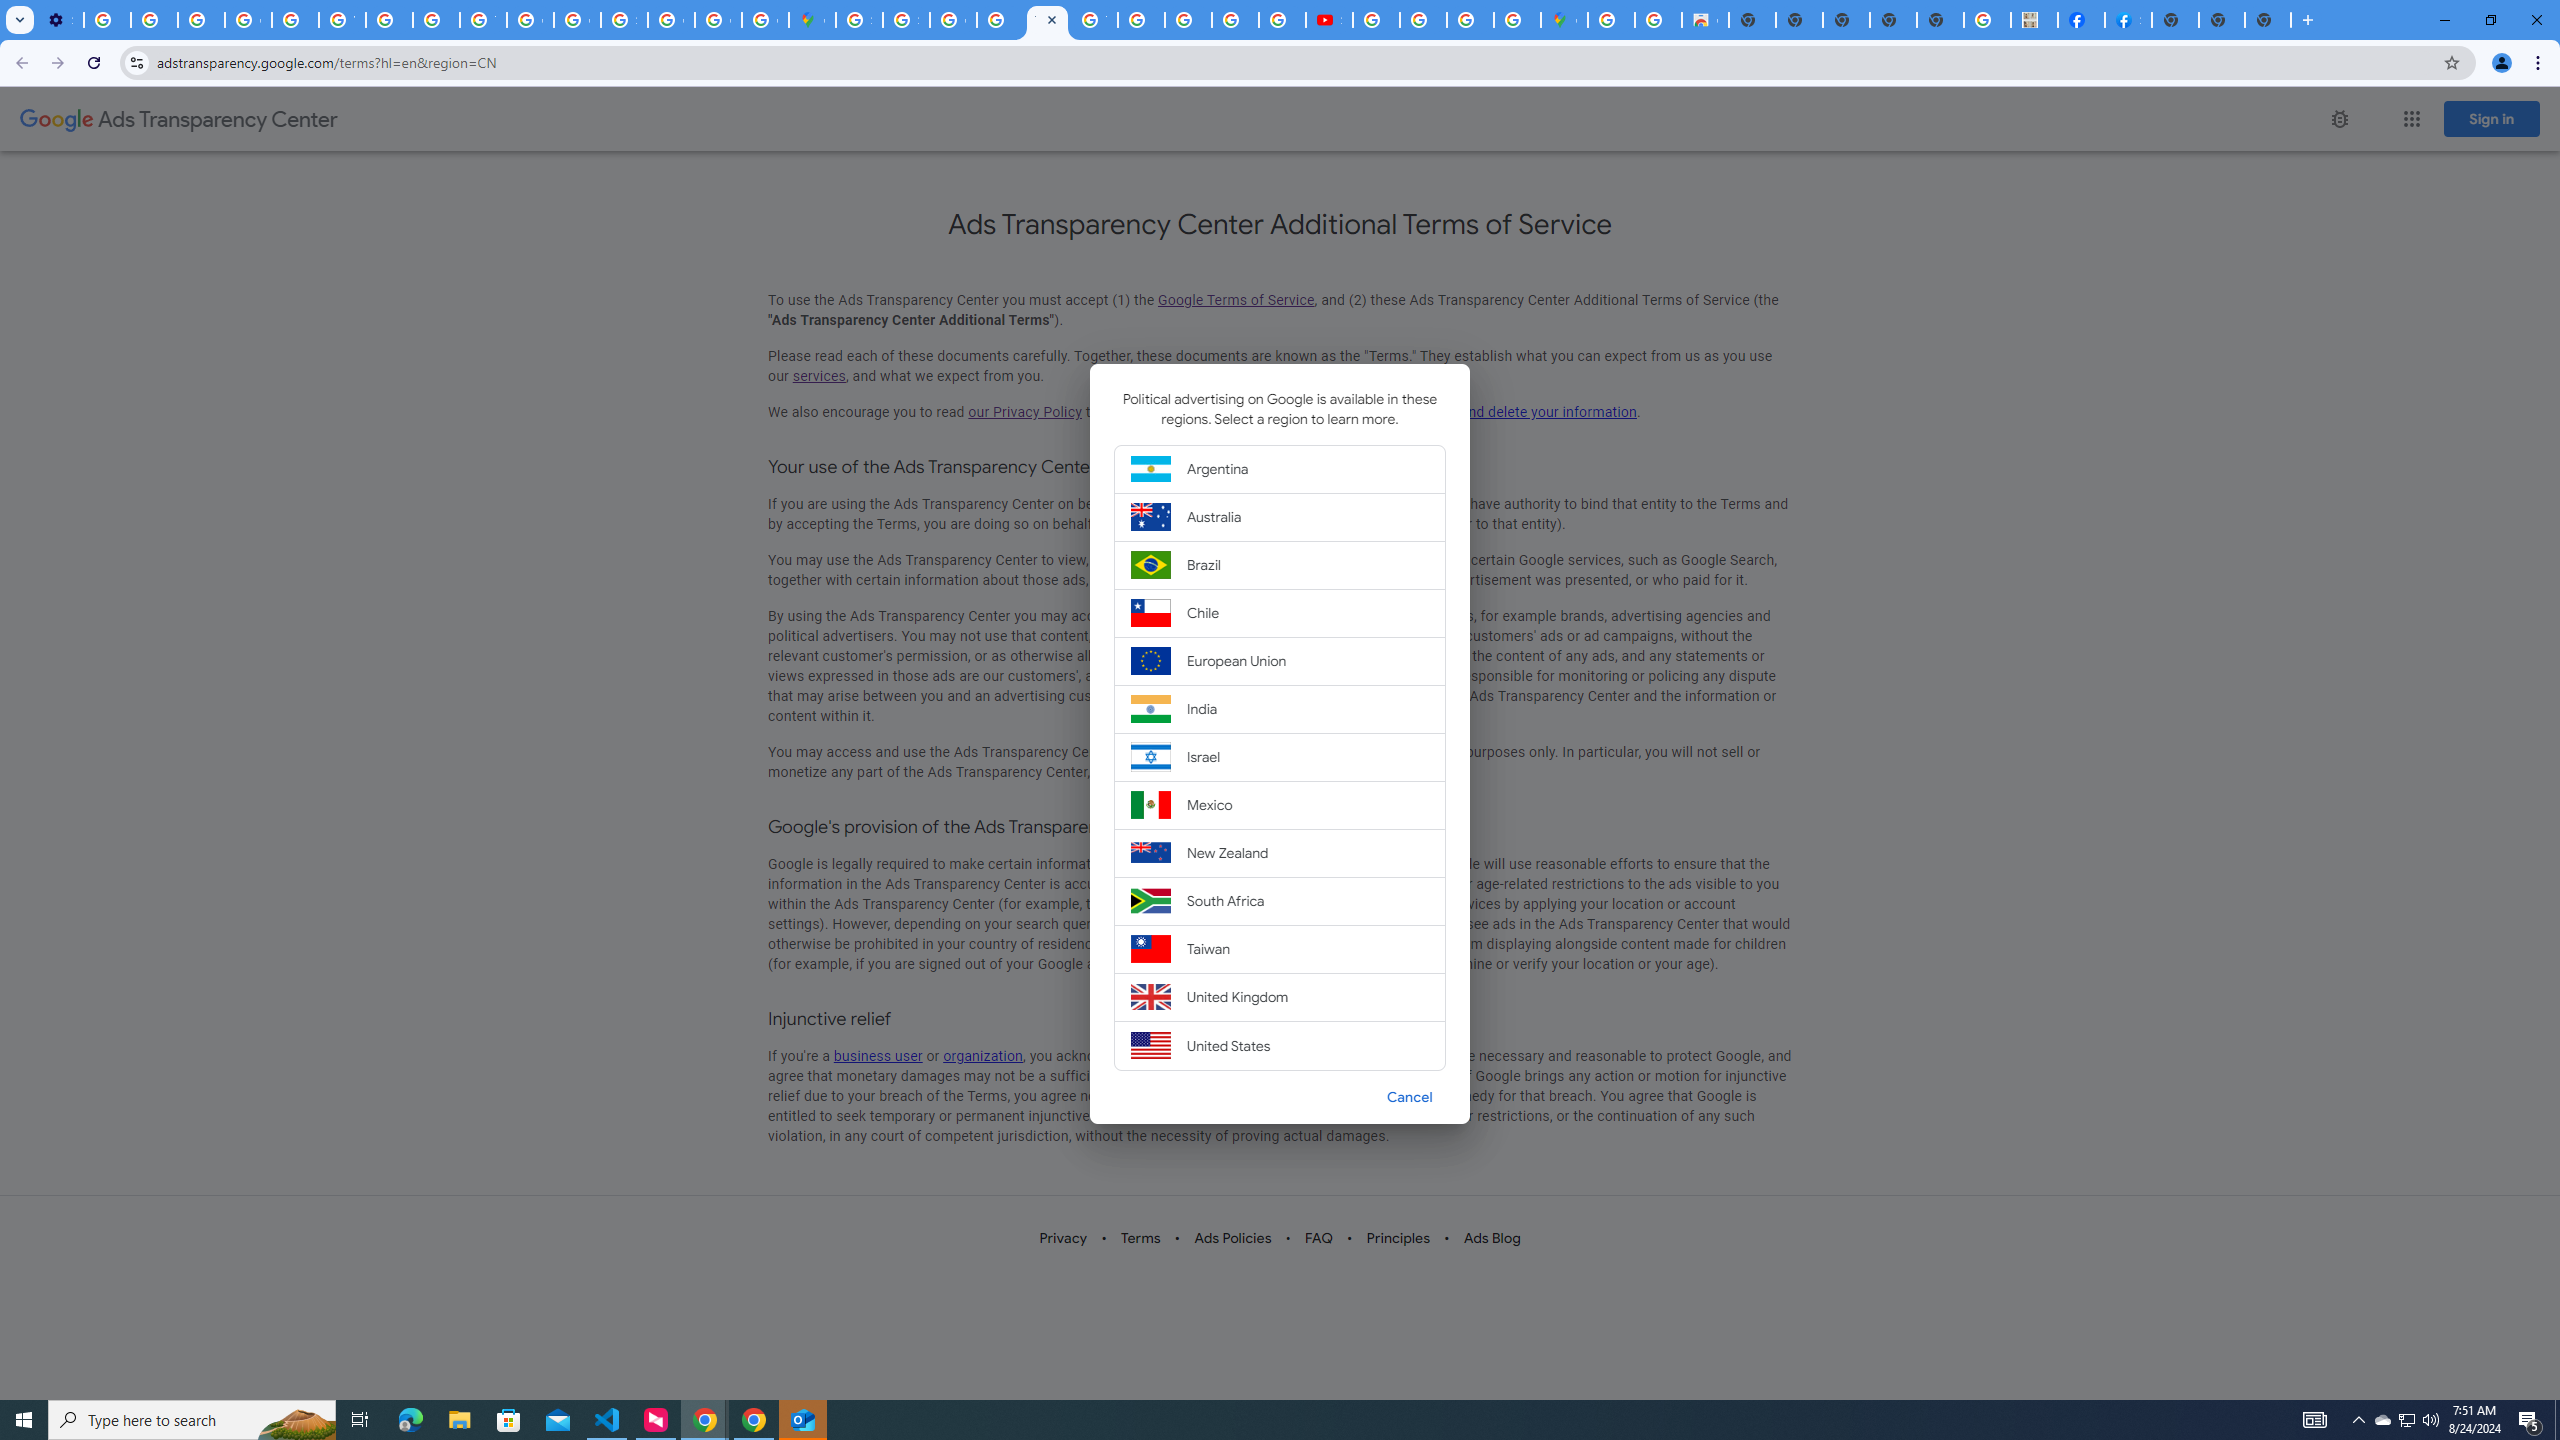  Describe the element at coordinates (816, 375) in the screenshot. I see `'services'` at that location.